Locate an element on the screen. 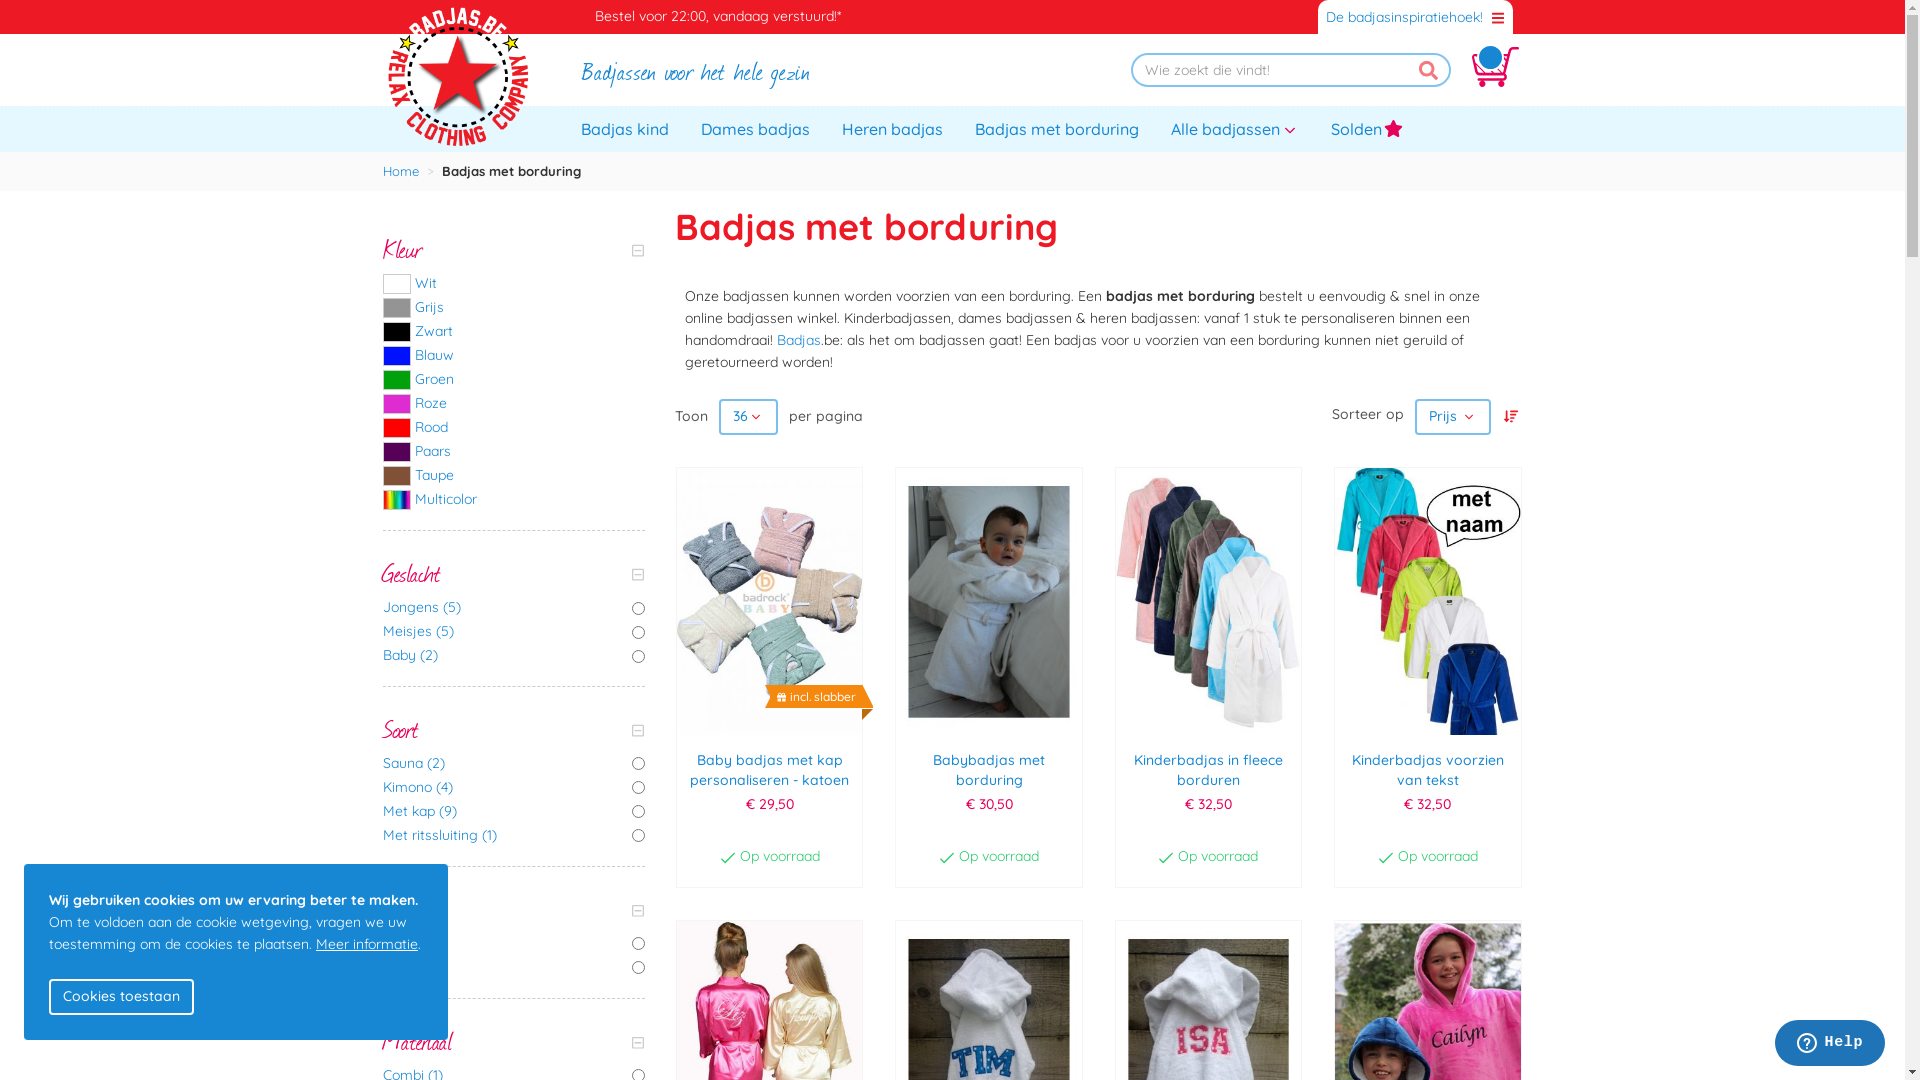  'Badjas.be' is located at coordinates (455, 72).